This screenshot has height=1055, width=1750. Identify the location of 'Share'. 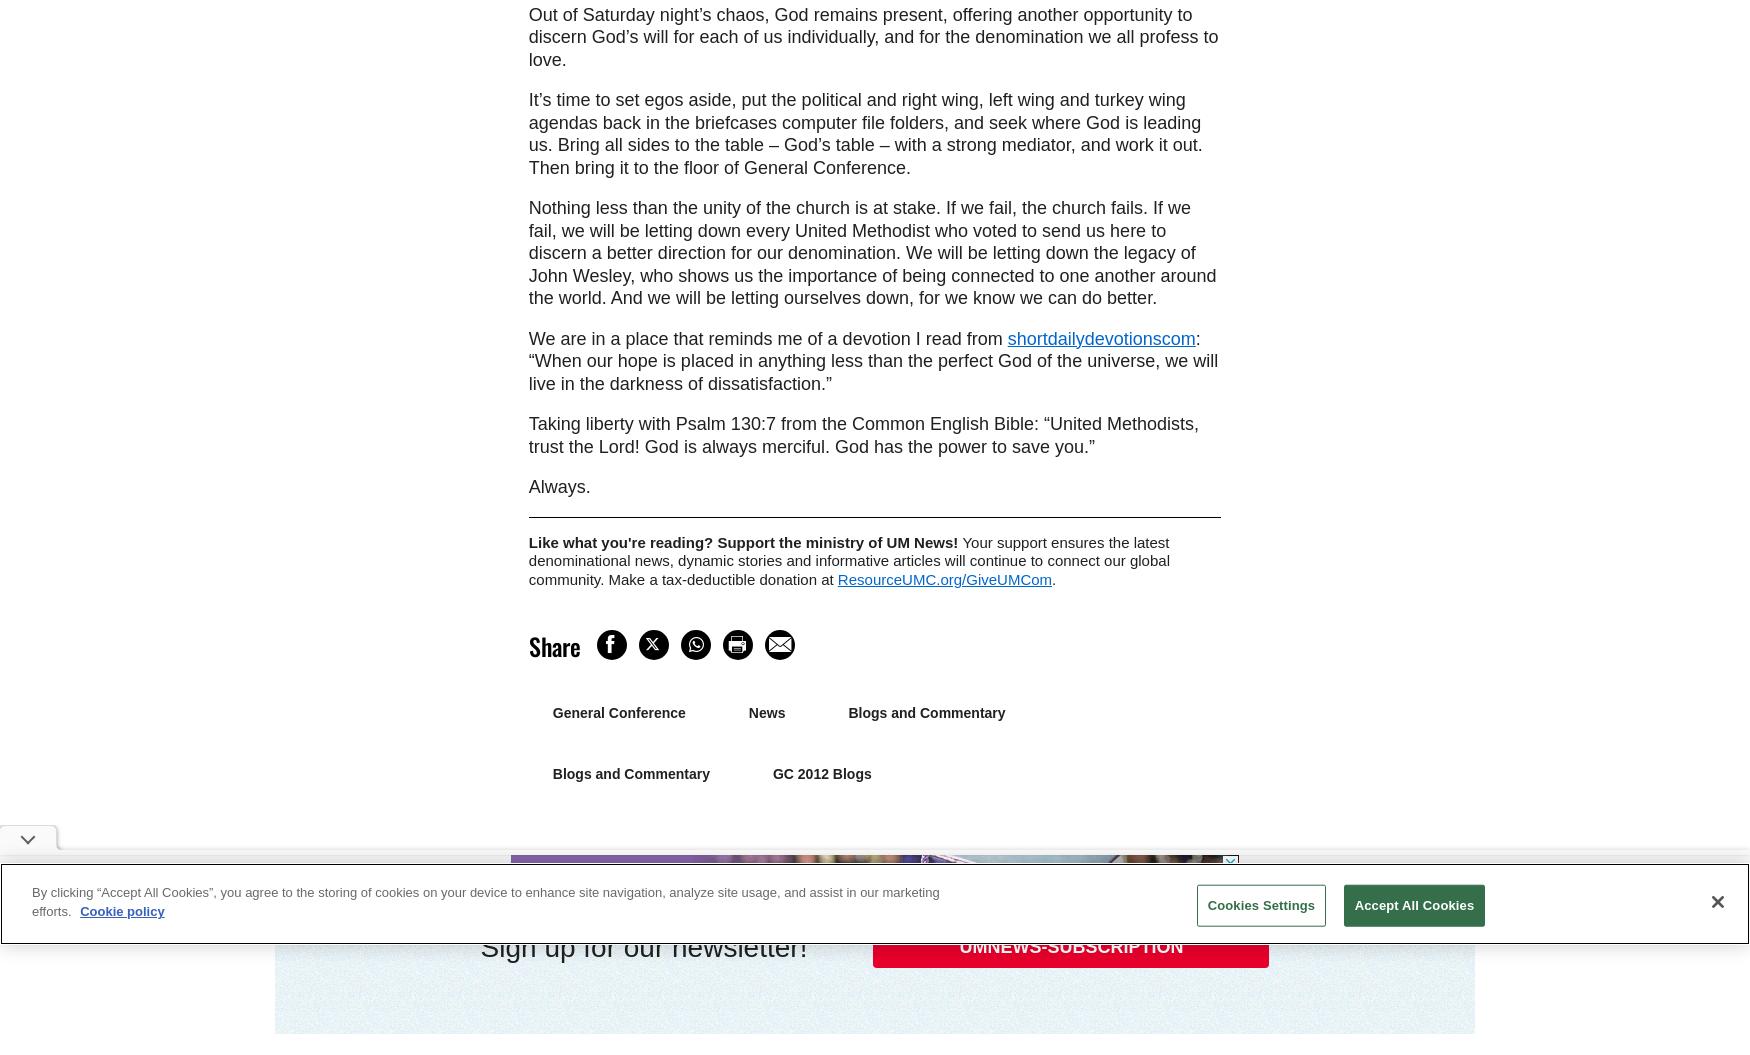
(526, 645).